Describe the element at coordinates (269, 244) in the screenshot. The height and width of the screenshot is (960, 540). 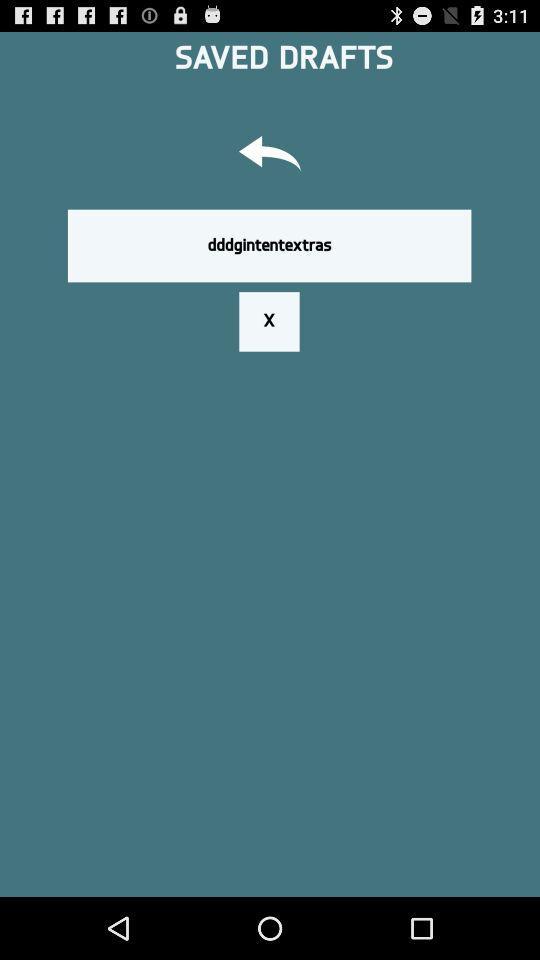
I see `button above the x icon` at that location.